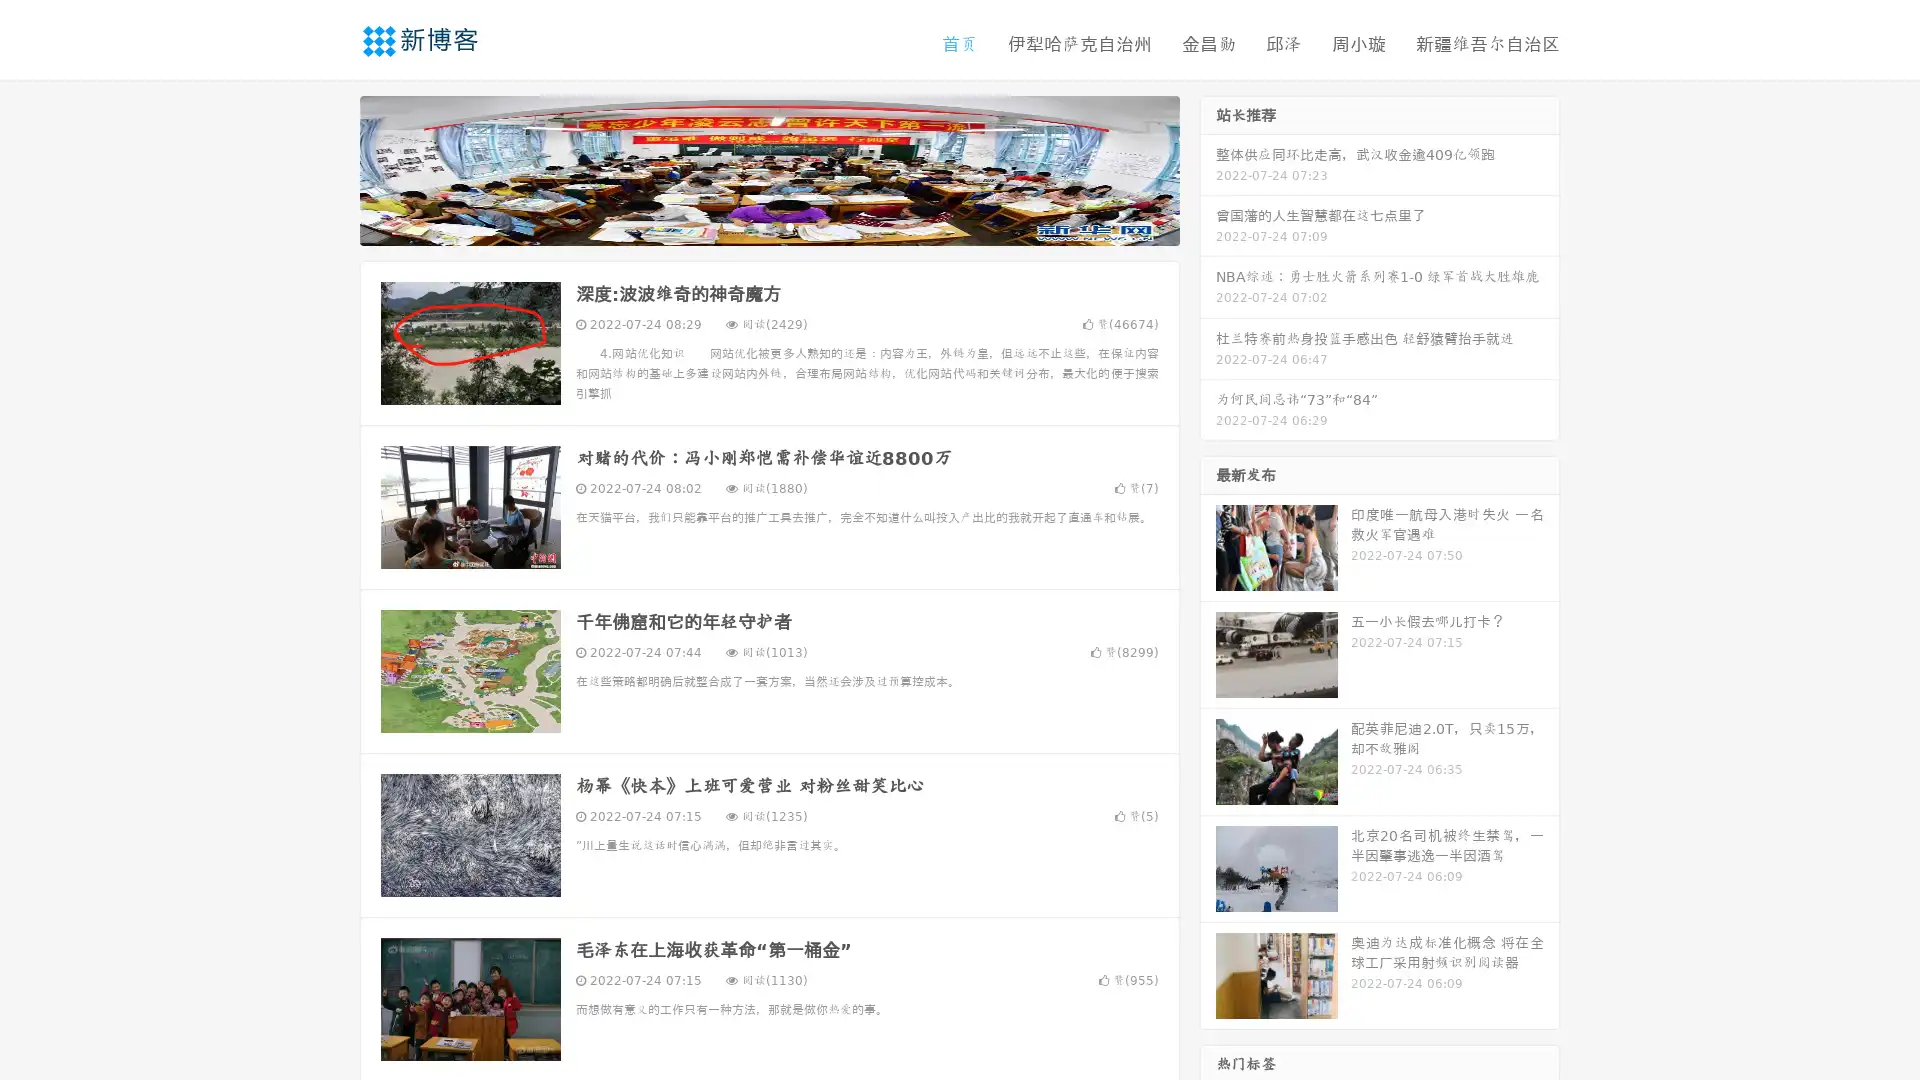  Describe the element at coordinates (748, 225) in the screenshot. I see `Go to slide 1` at that location.